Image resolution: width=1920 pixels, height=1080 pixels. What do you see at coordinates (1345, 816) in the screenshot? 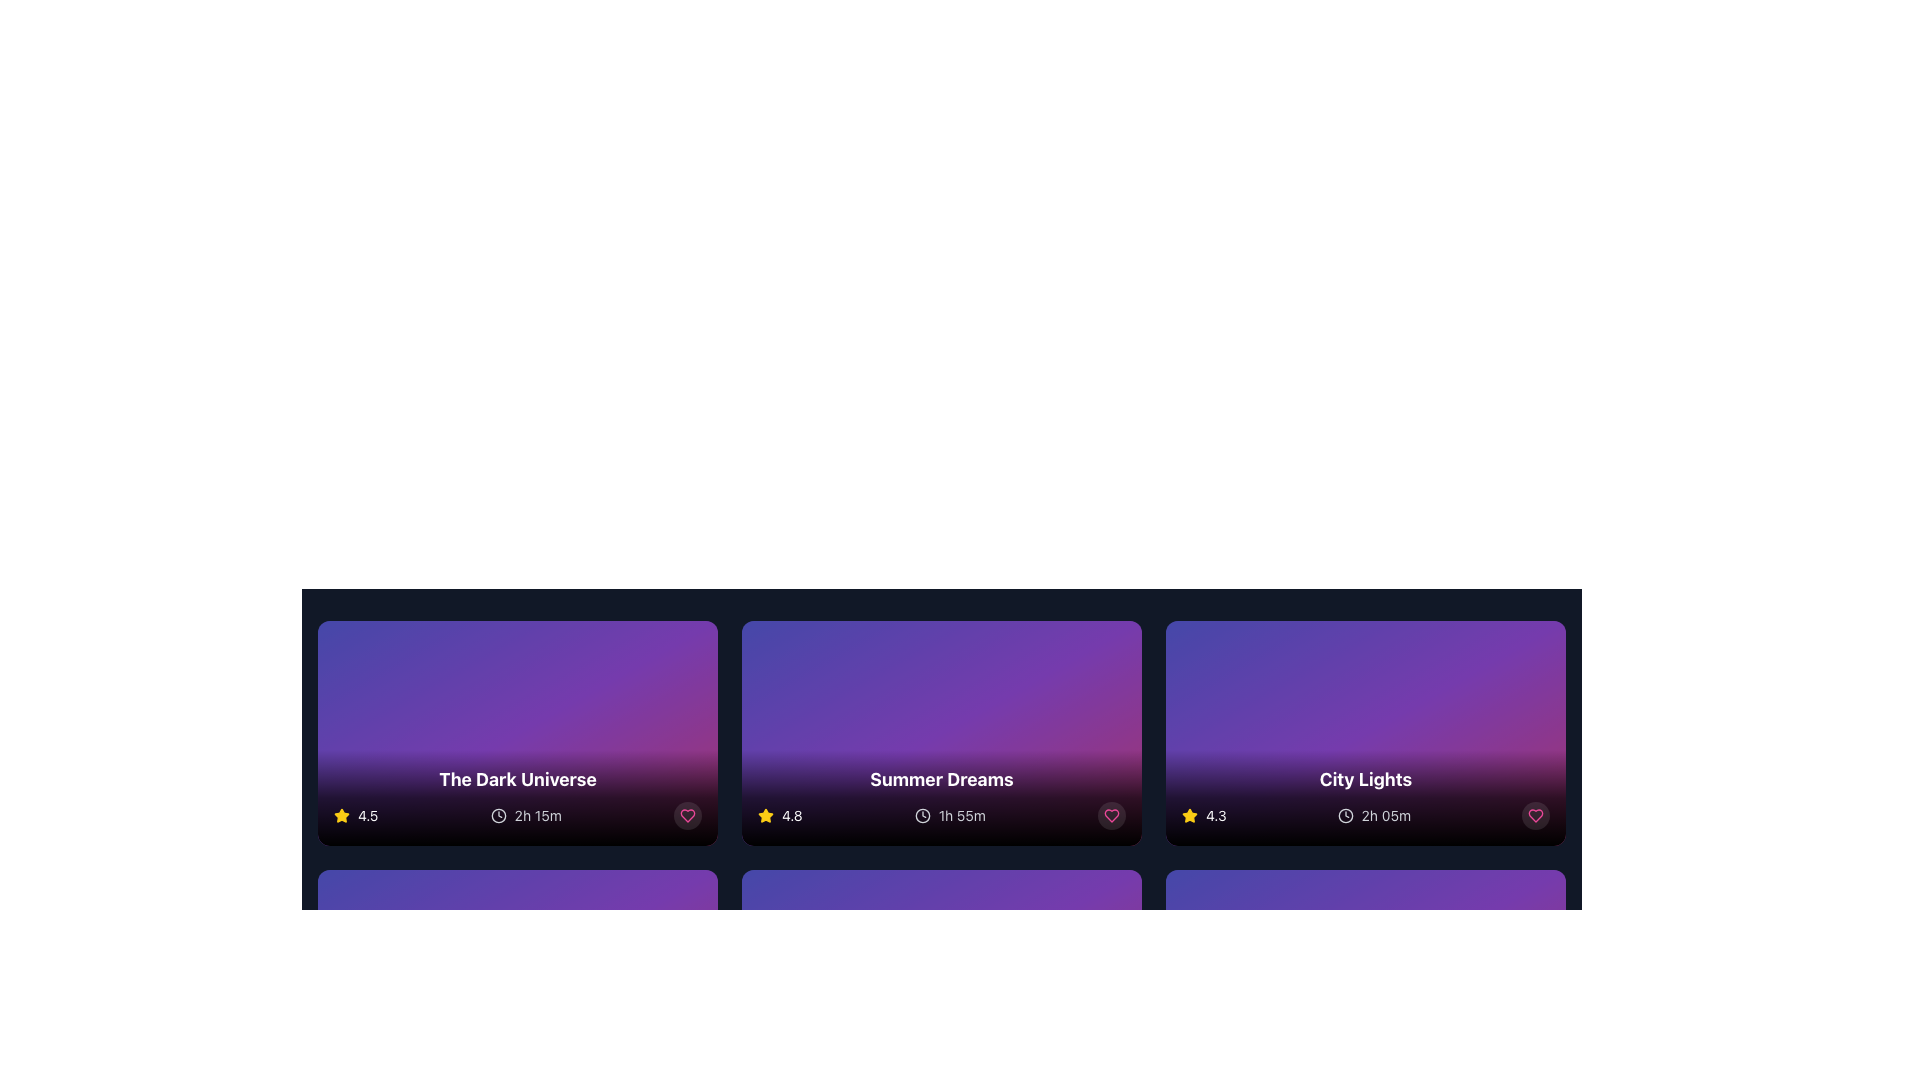
I see `the inner circular part of the clock icon located within the City Lights card, which is the third card in the top row of the displayed grid` at bounding box center [1345, 816].